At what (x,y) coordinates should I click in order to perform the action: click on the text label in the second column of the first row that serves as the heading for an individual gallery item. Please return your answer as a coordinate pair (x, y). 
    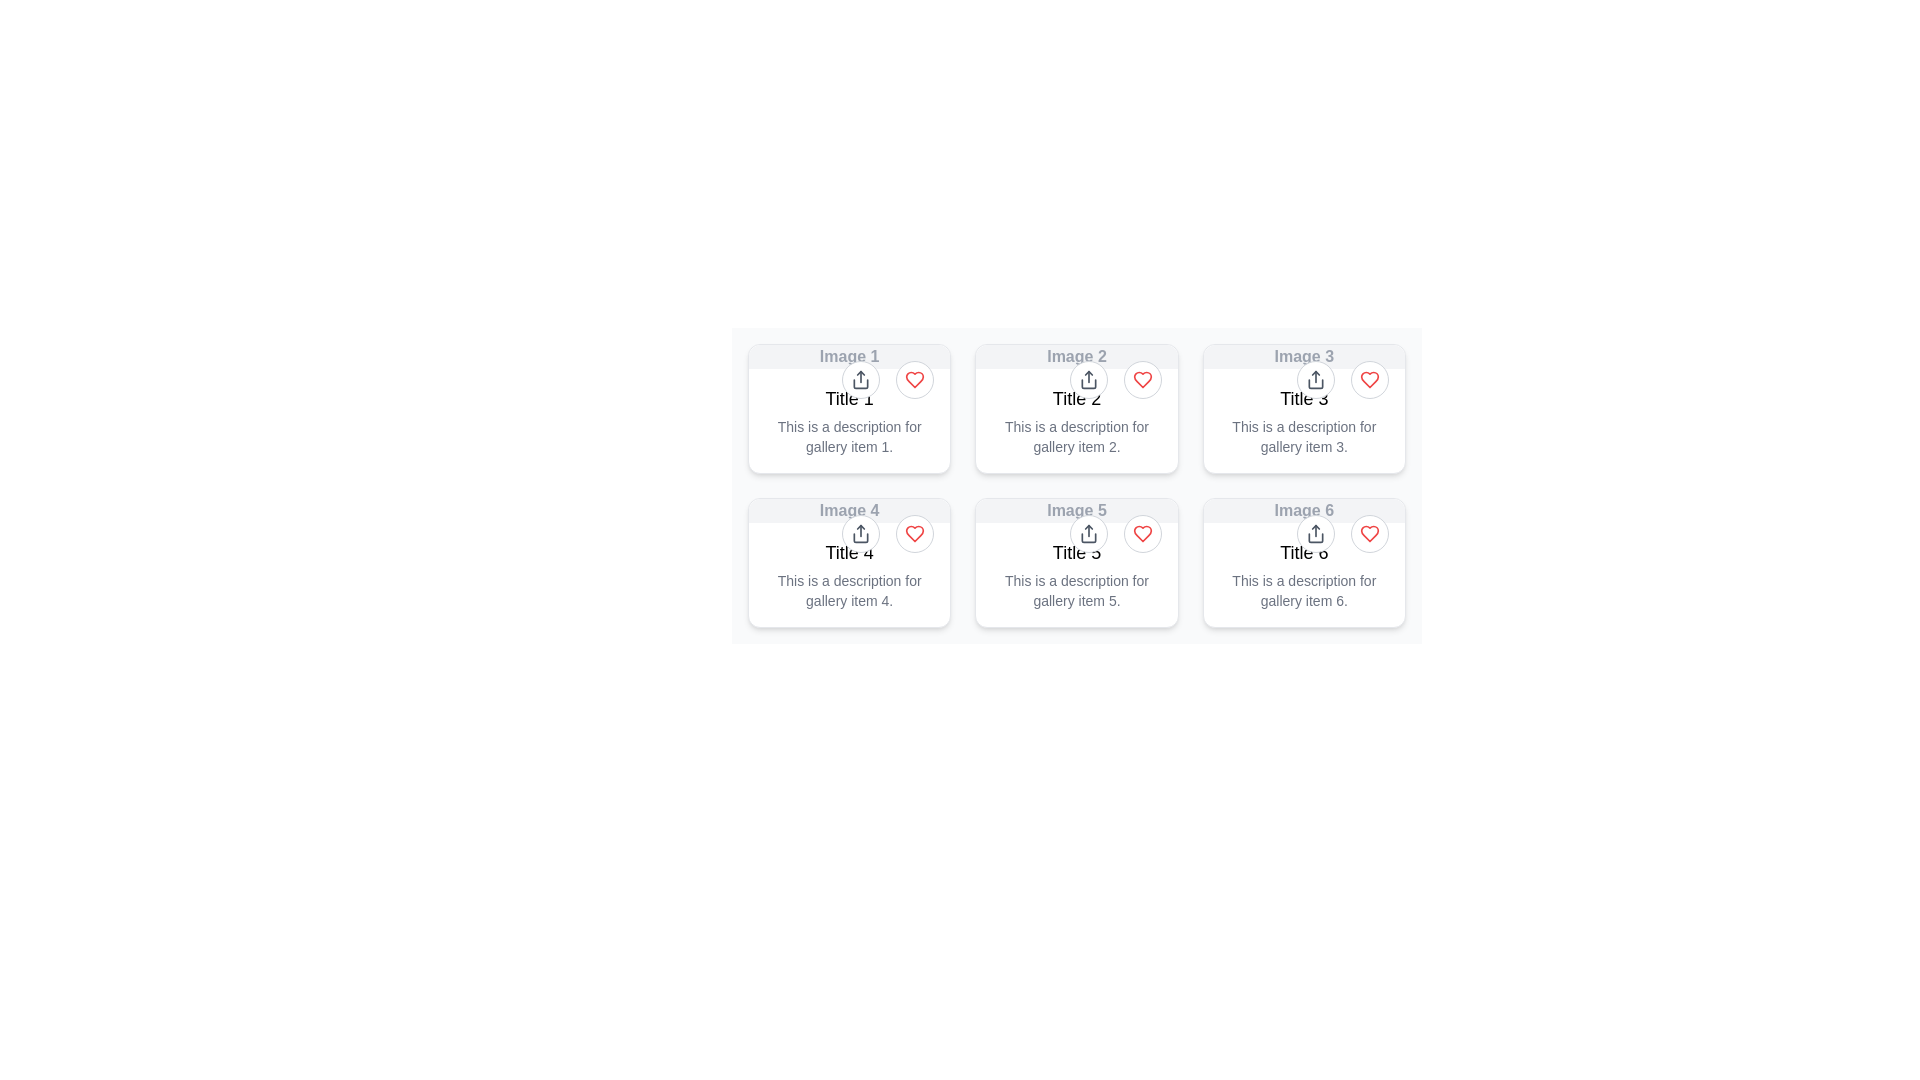
    Looking at the image, I should click on (1075, 398).